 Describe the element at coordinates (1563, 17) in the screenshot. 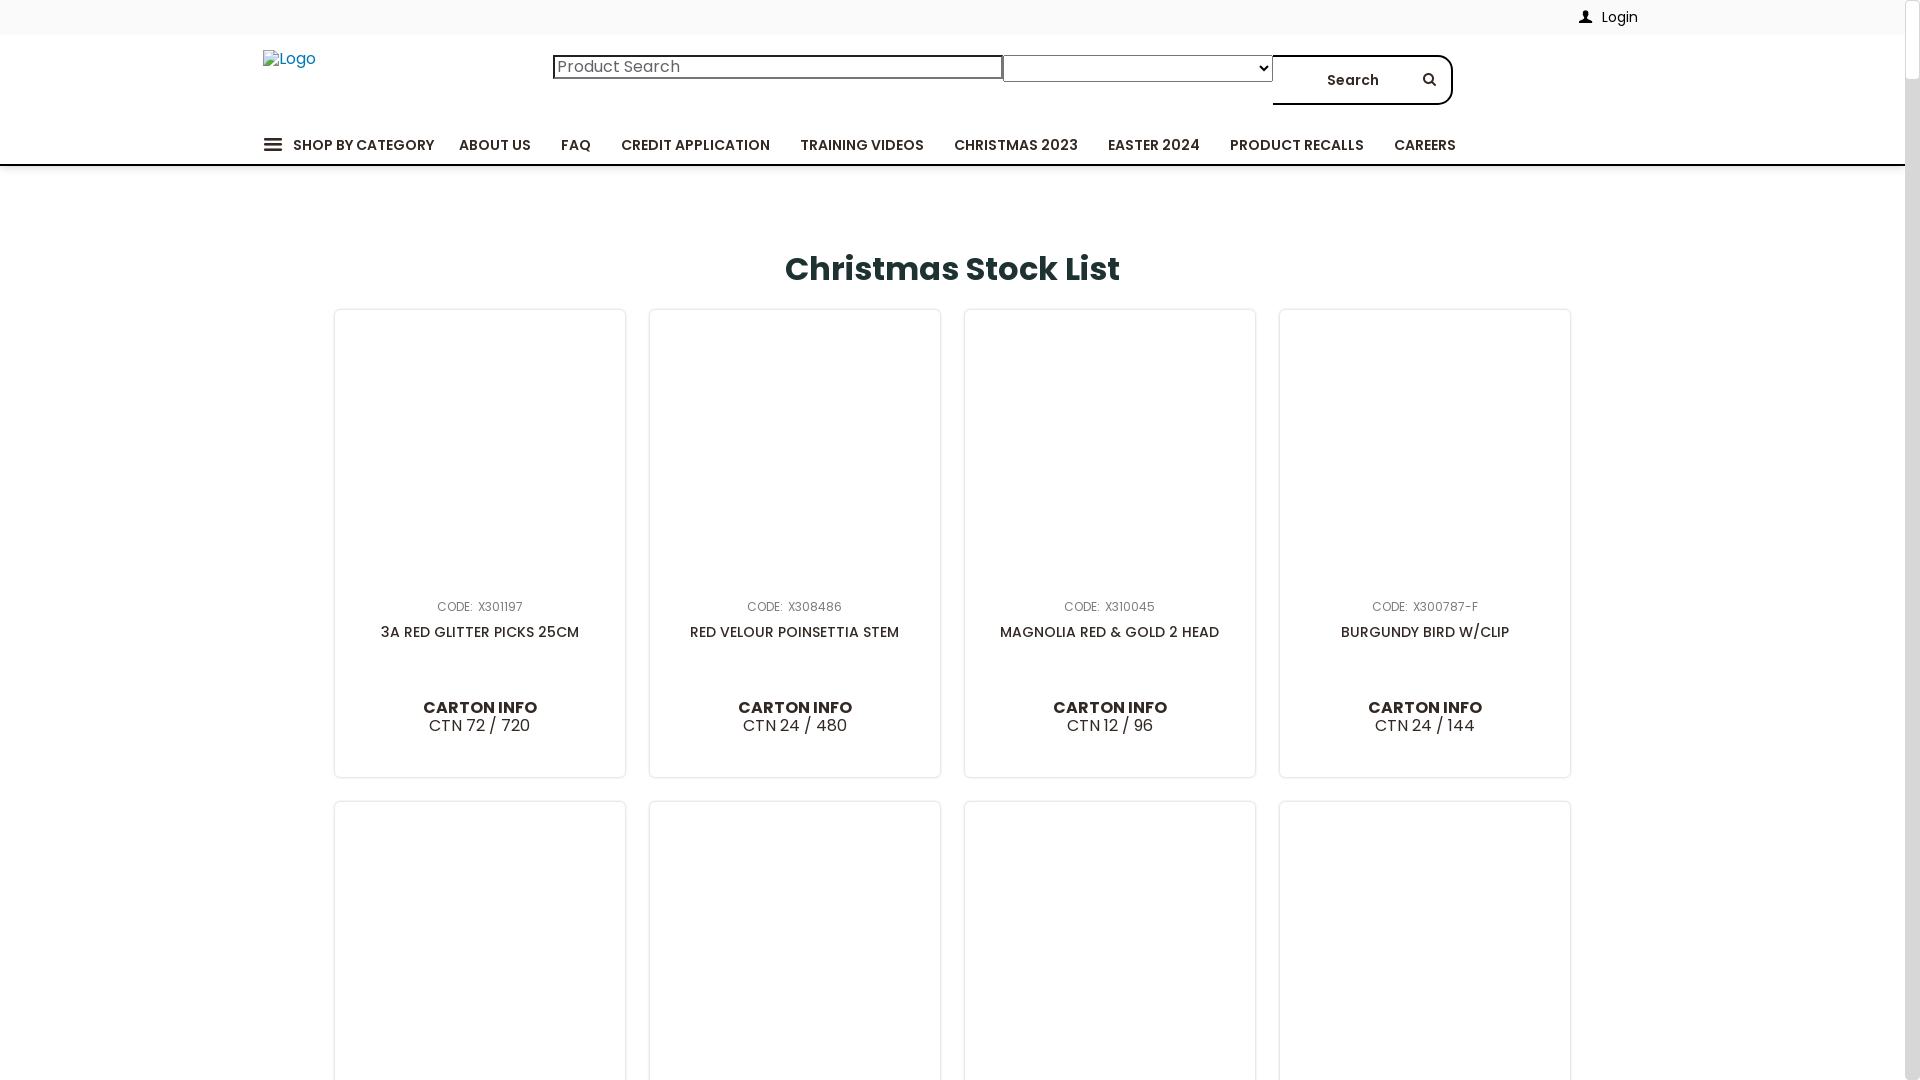

I see `'Login'` at that location.